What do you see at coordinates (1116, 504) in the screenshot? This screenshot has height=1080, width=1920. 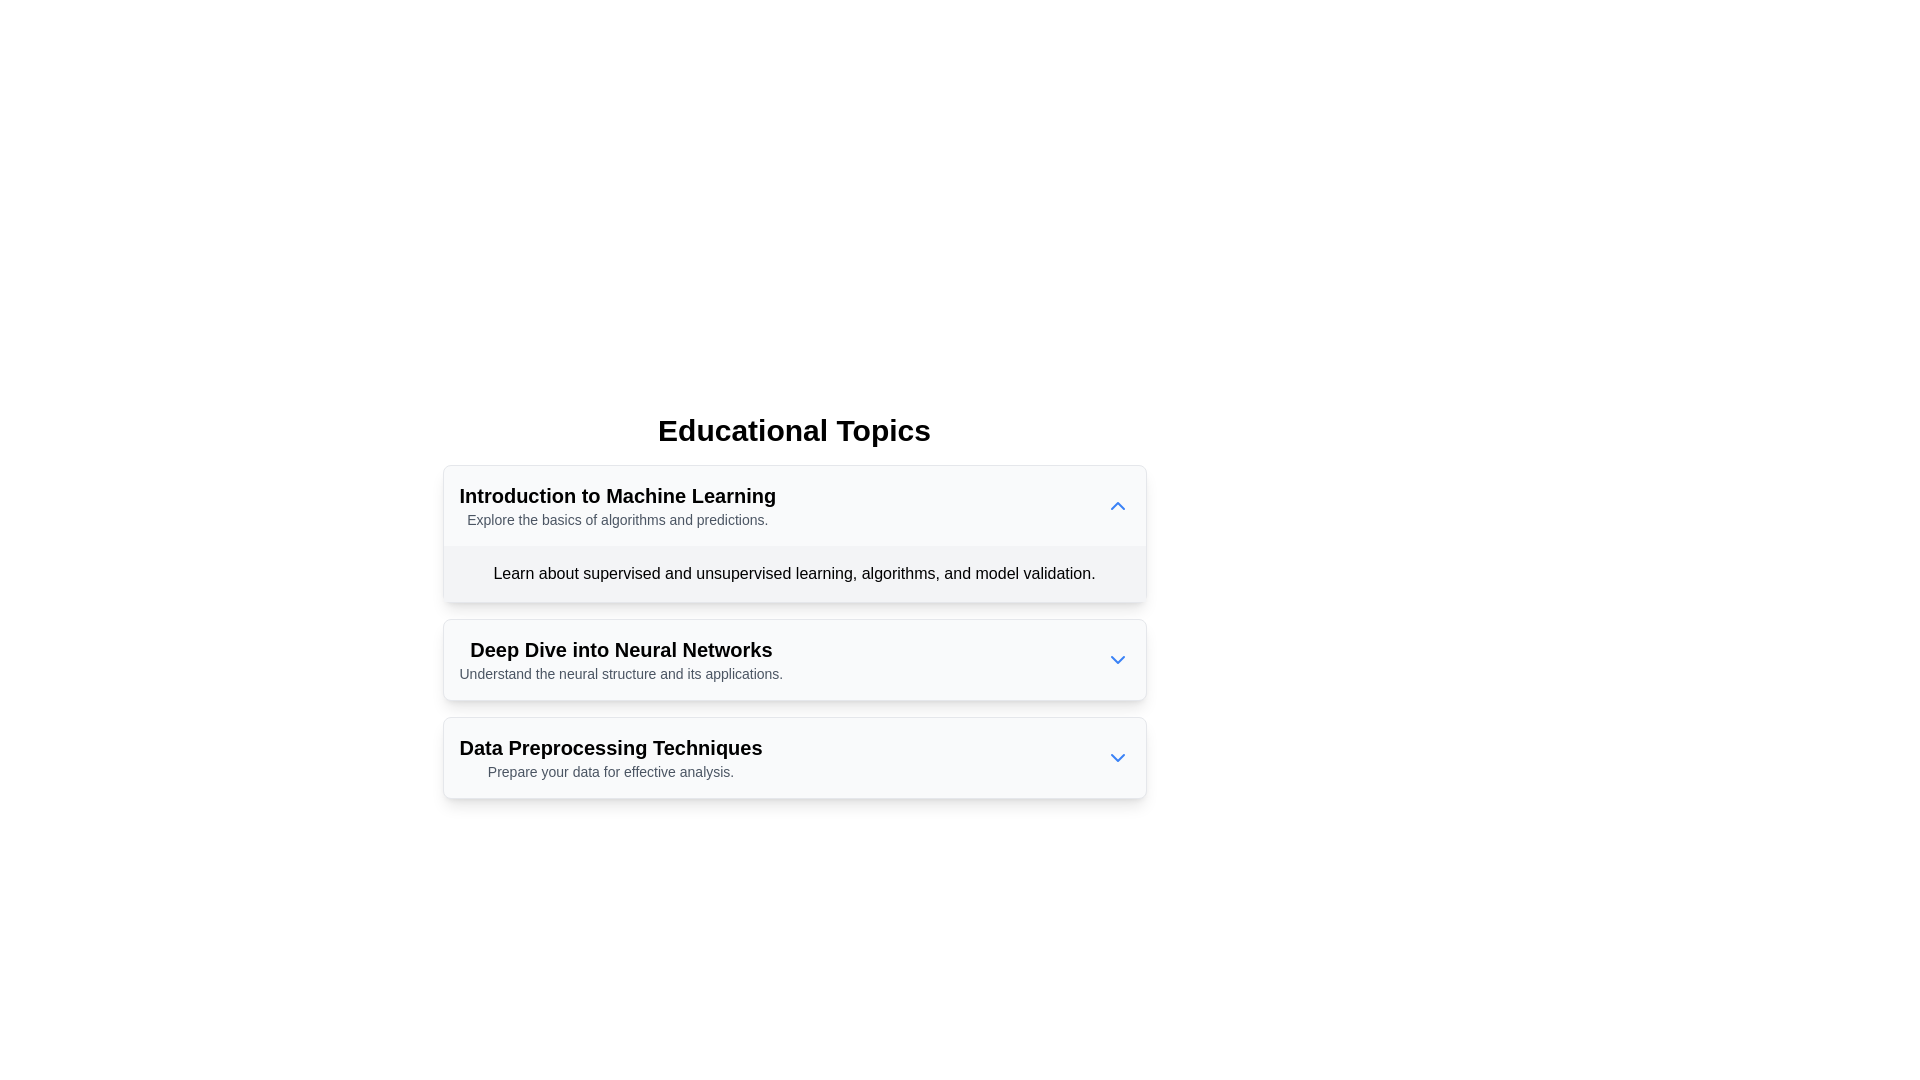 I see `the upward-pointing chevron icon` at bounding box center [1116, 504].